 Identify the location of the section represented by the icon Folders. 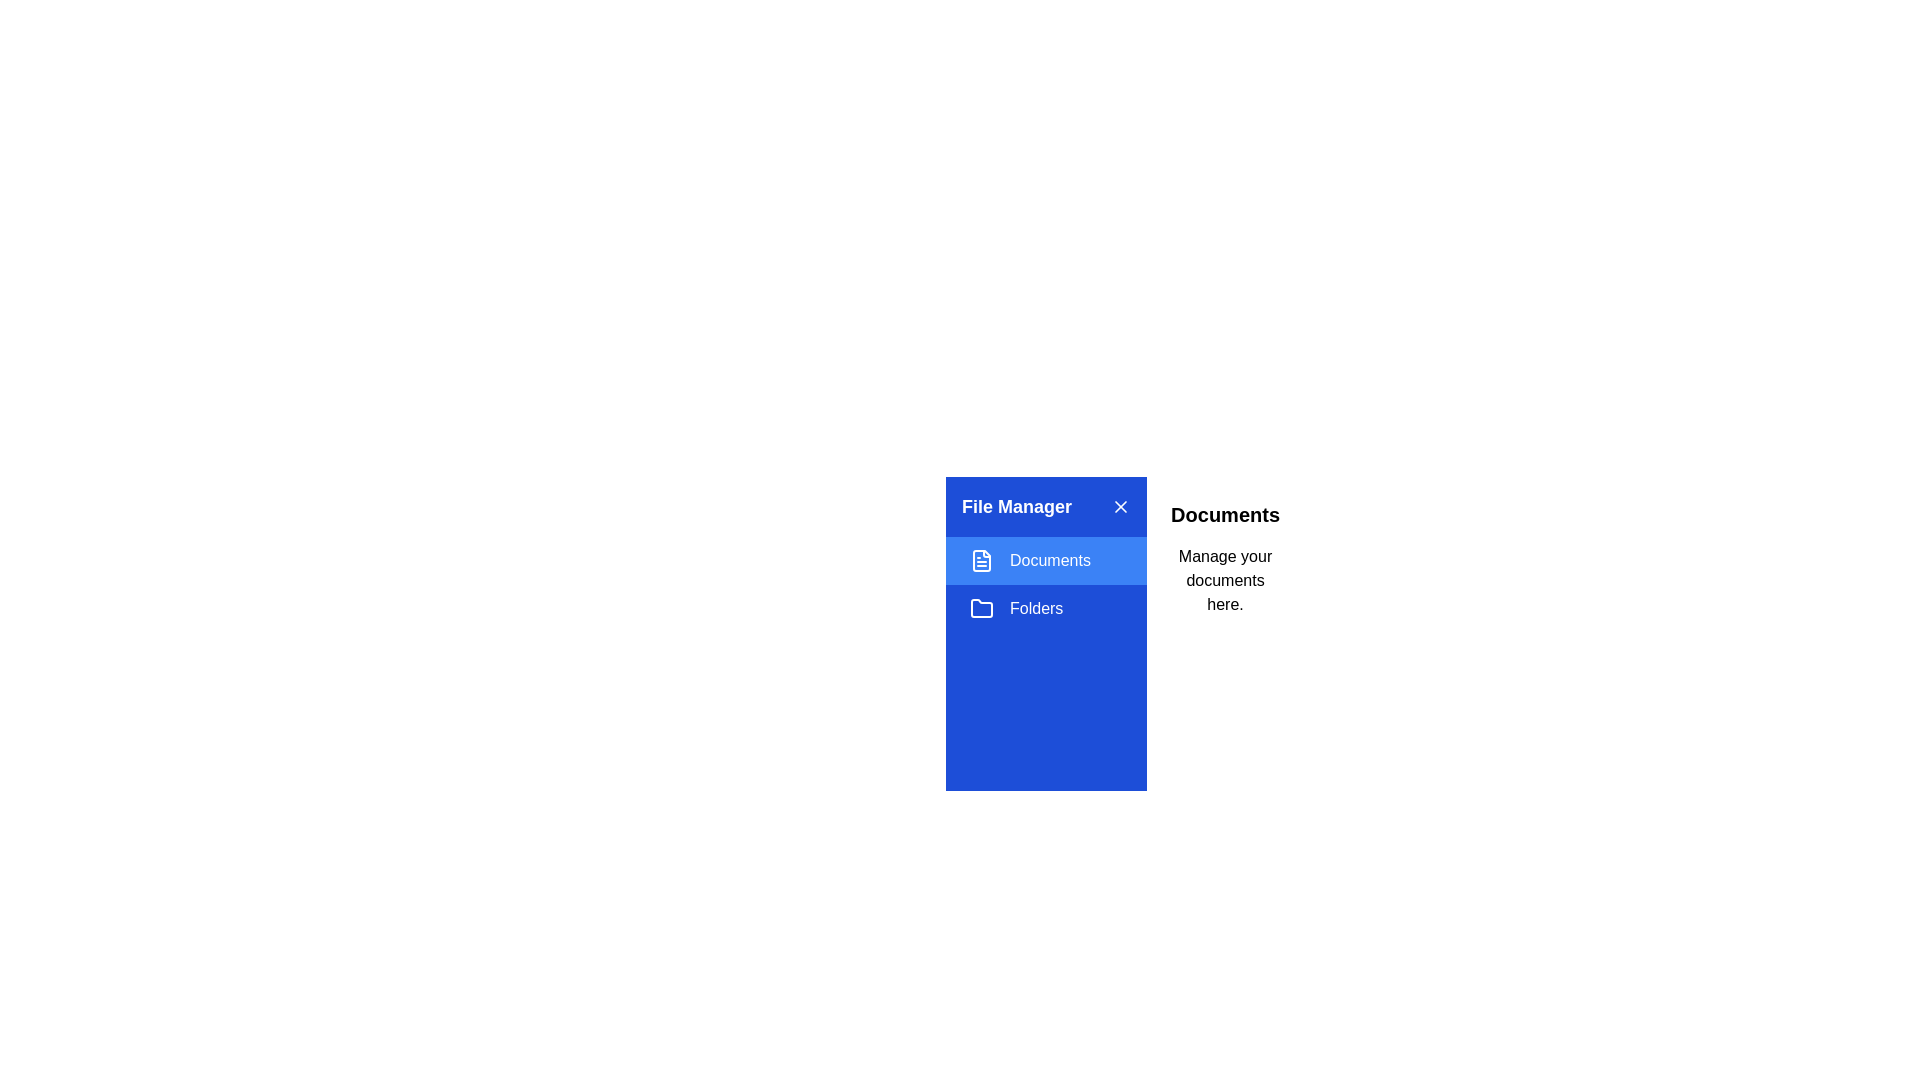
(982, 608).